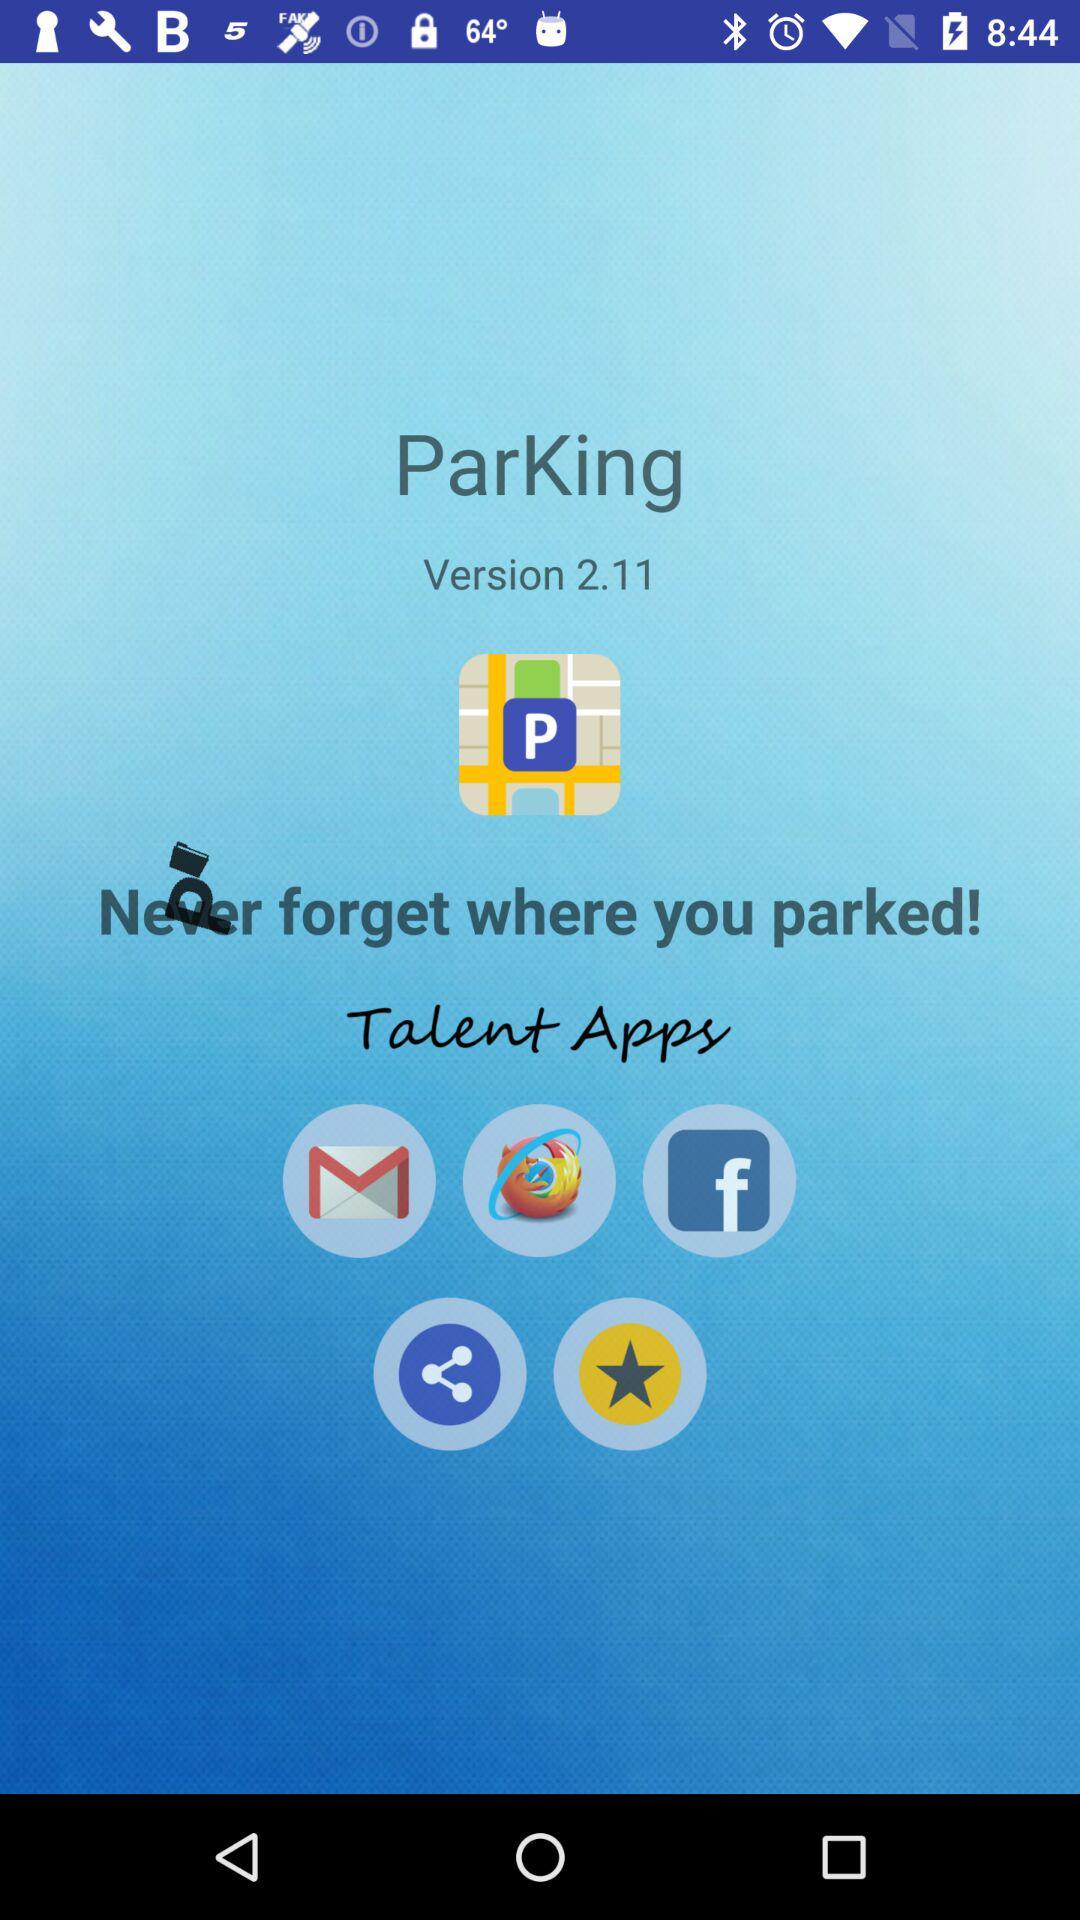 The height and width of the screenshot is (1920, 1080). Describe the element at coordinates (628, 1372) in the screenshot. I see `the star icon` at that location.